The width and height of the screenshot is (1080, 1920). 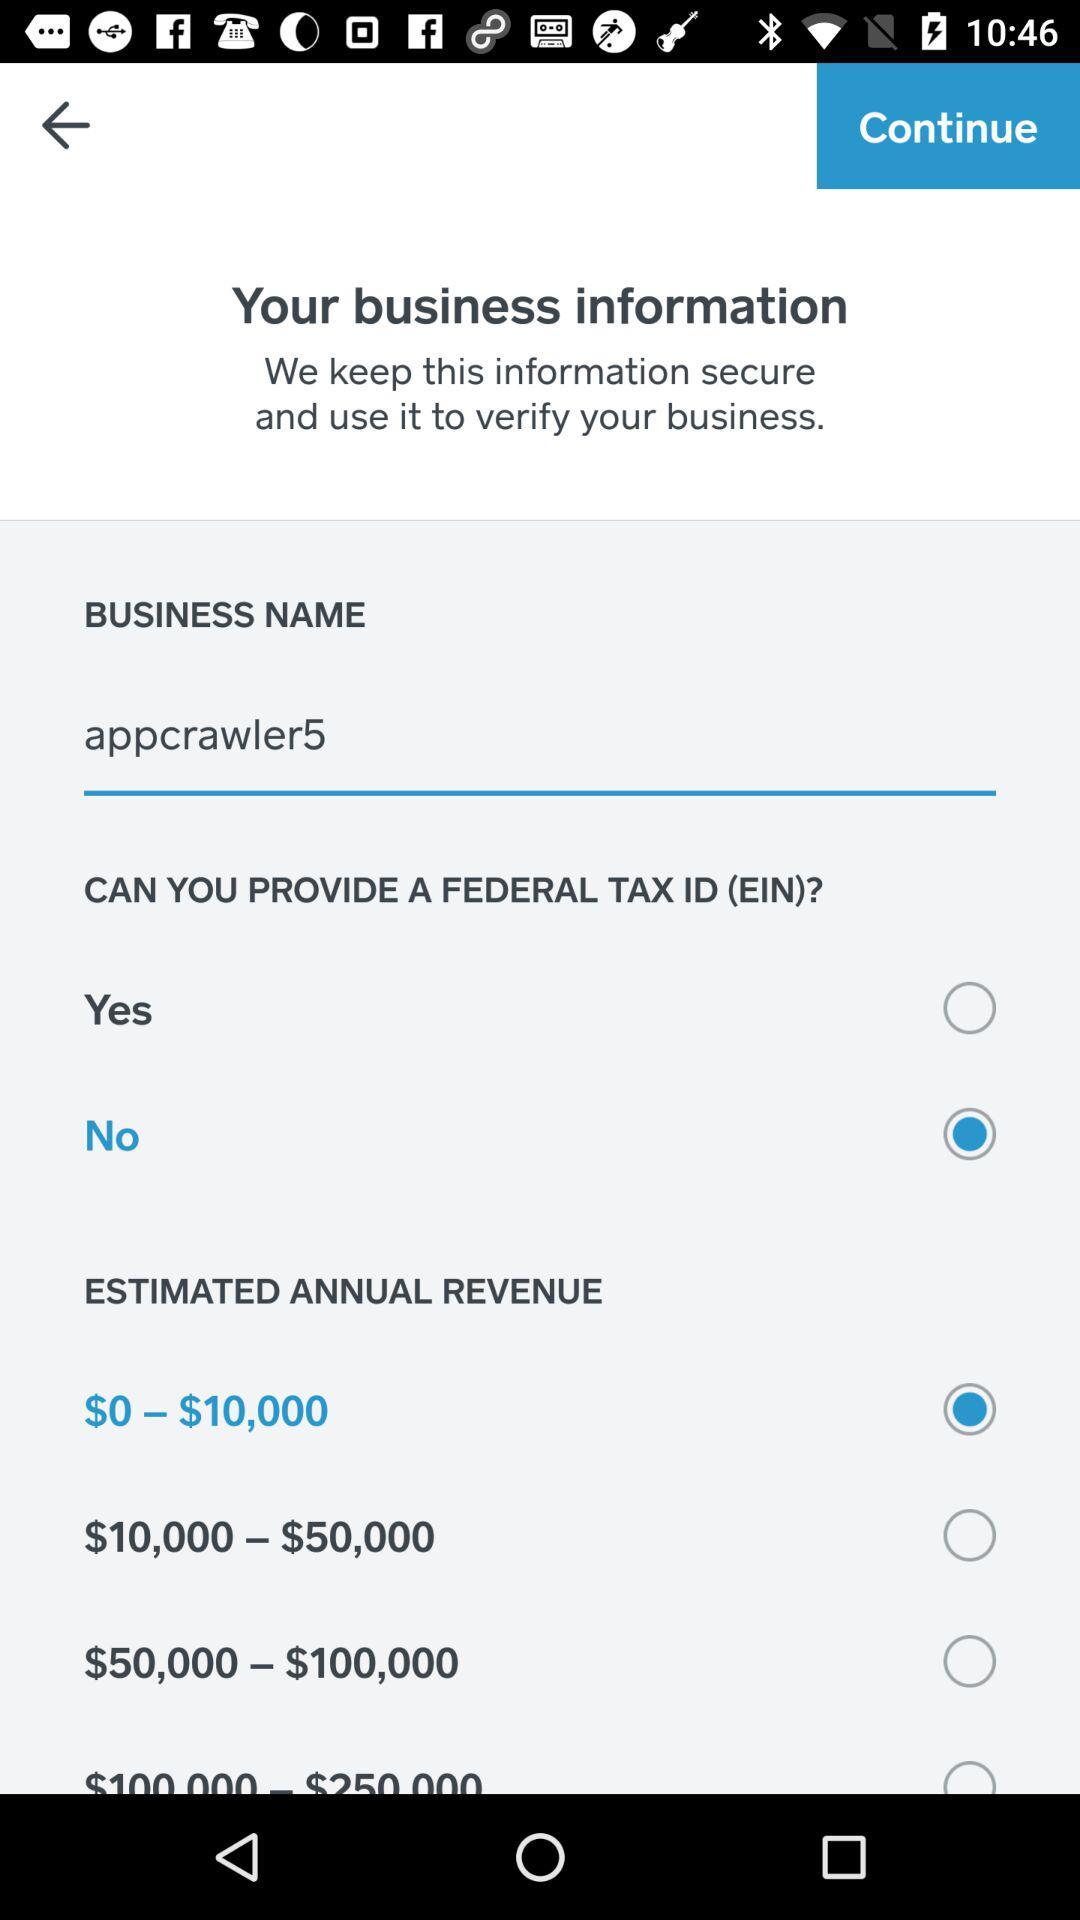 What do you see at coordinates (540, 1008) in the screenshot?
I see `item above no icon` at bounding box center [540, 1008].